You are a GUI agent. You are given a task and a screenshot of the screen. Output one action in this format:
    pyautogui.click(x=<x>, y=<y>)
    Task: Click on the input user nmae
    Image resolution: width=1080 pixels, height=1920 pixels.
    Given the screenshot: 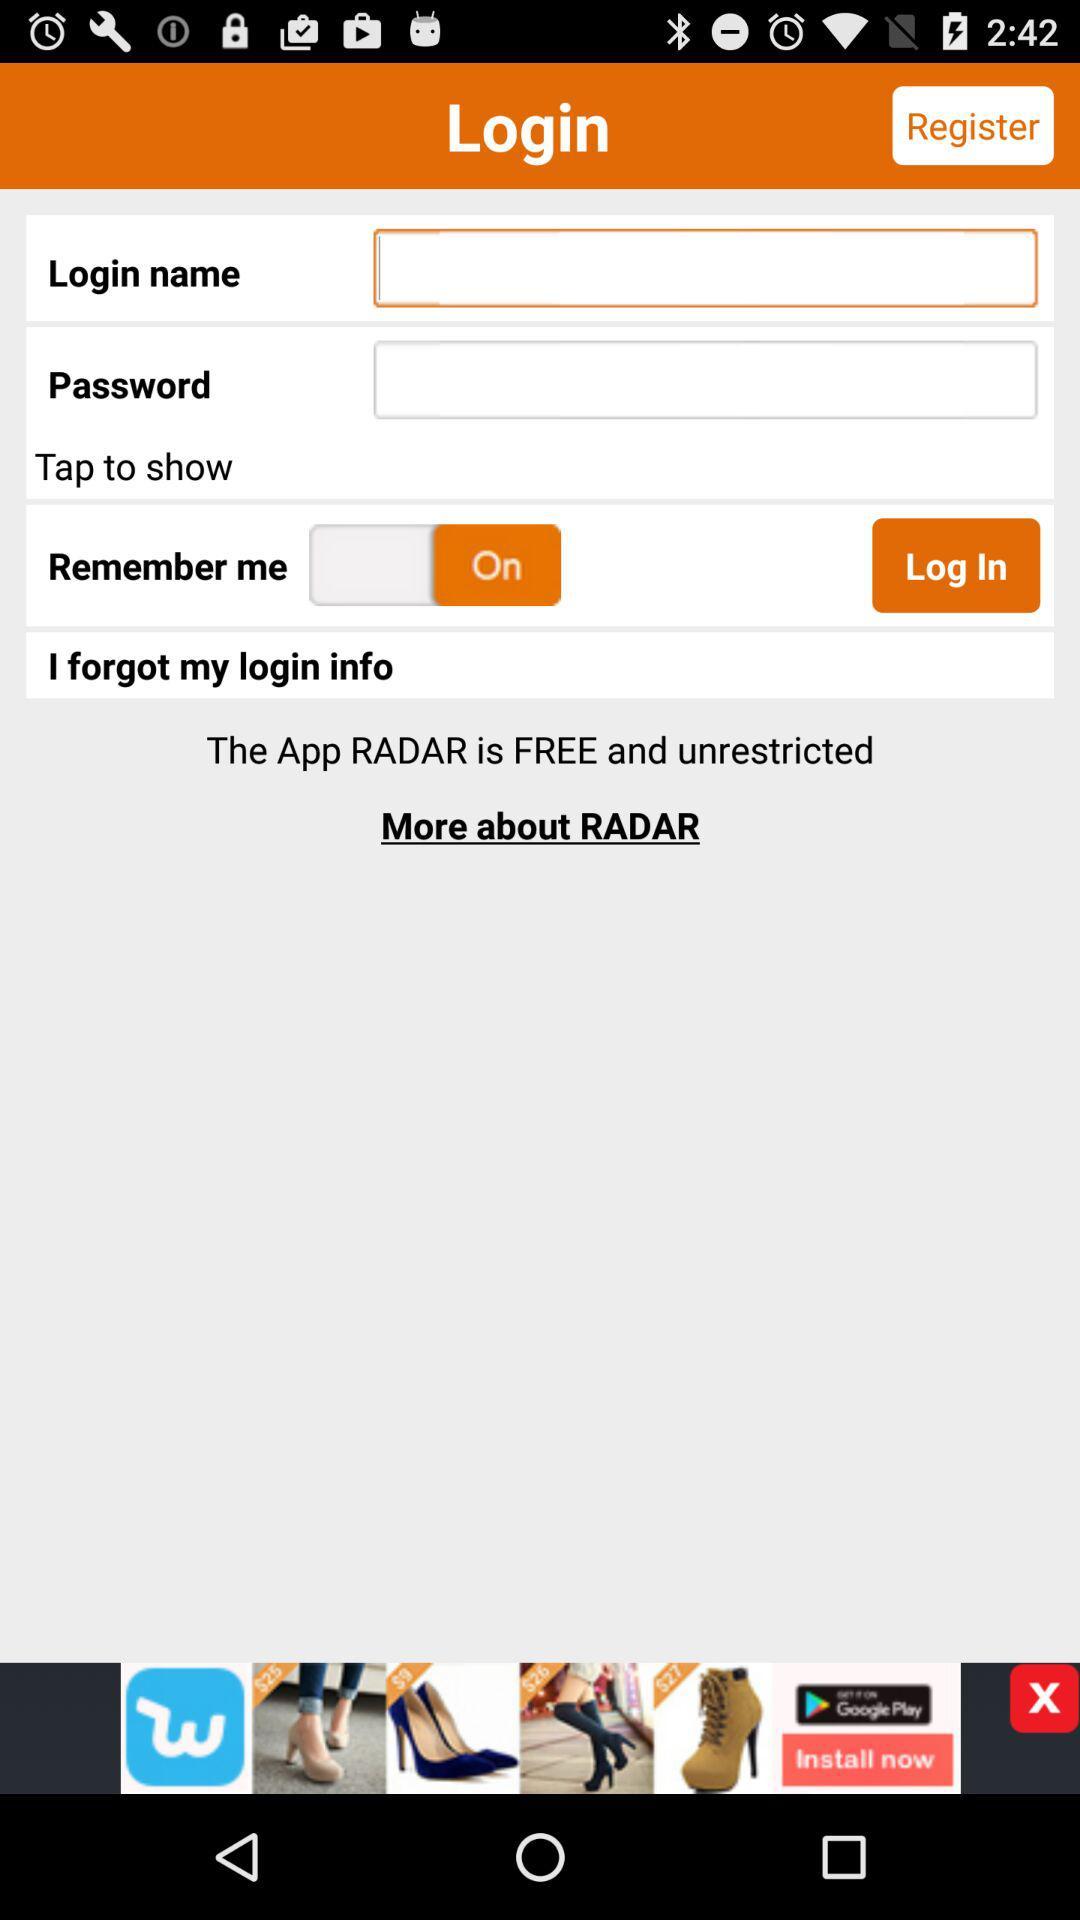 What is the action you would take?
    pyautogui.click(x=705, y=267)
    